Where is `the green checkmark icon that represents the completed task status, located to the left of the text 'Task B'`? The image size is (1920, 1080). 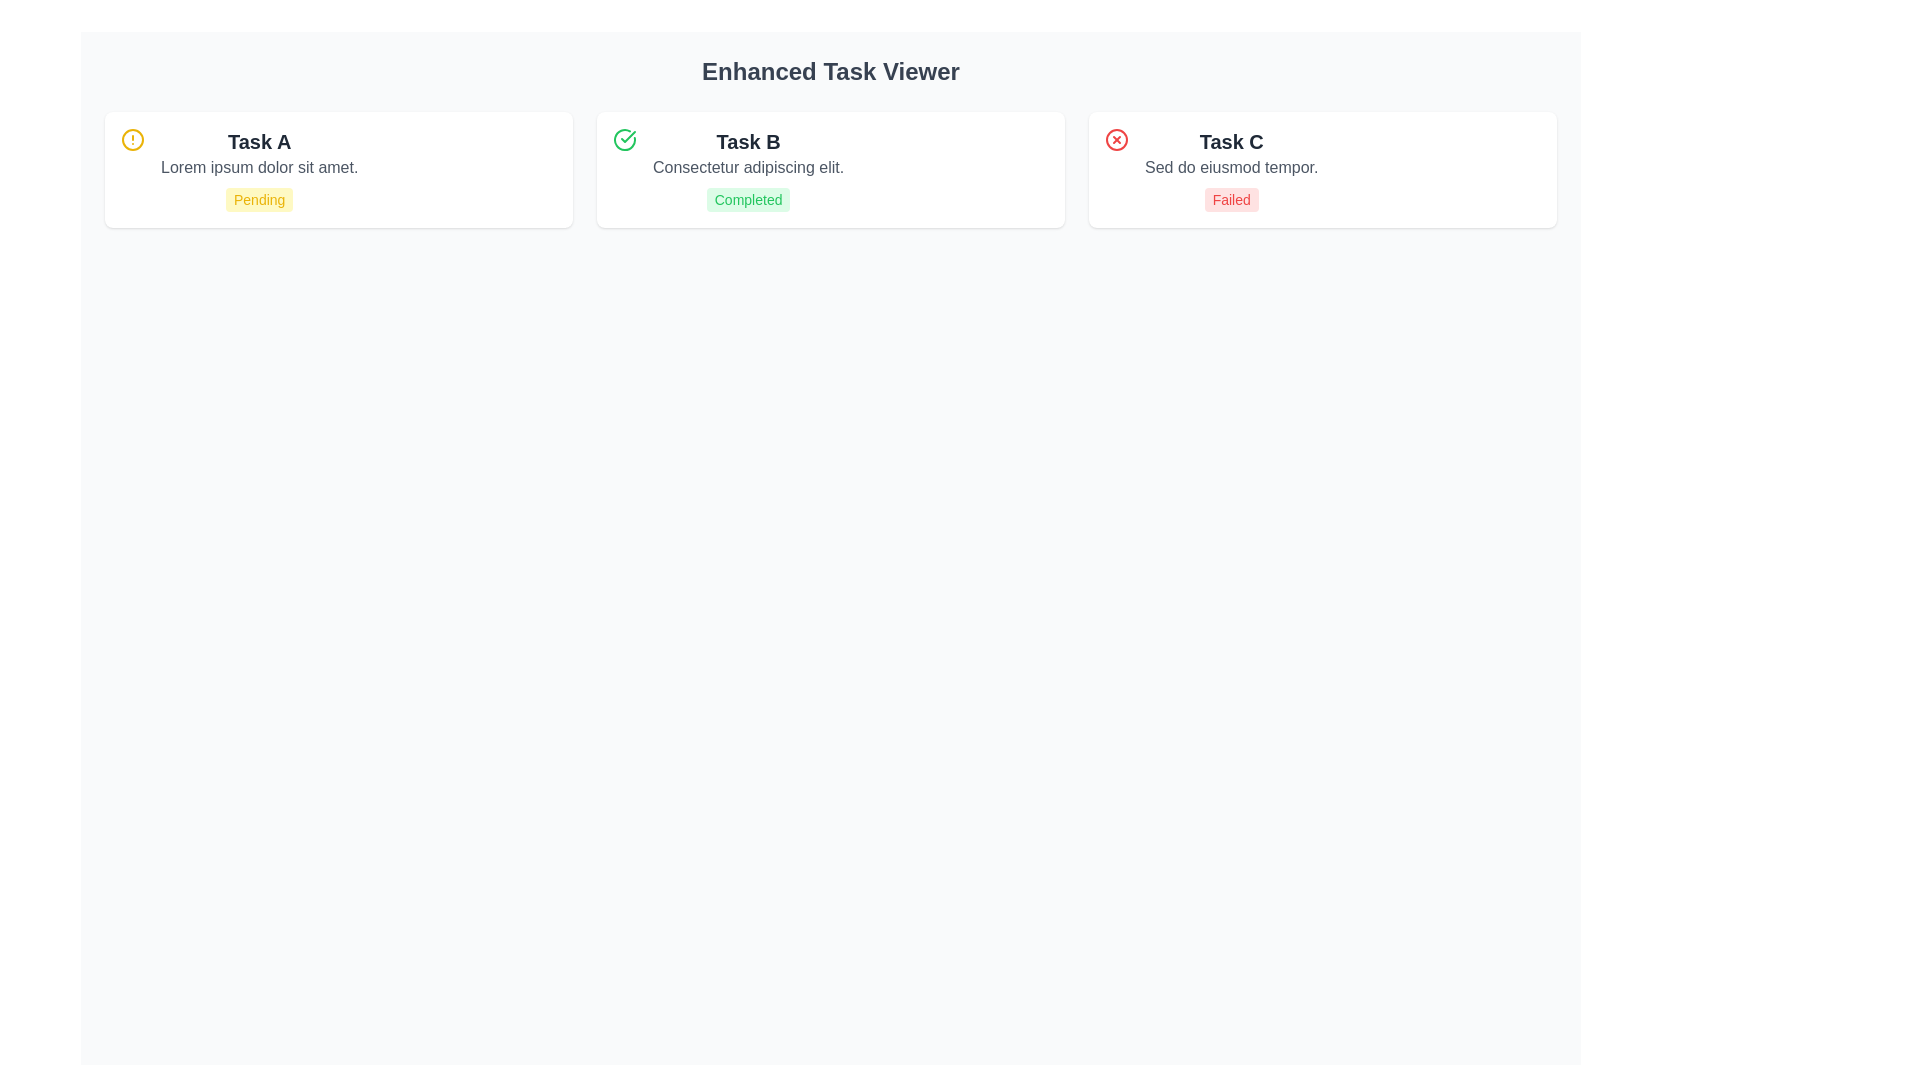 the green checkmark icon that represents the completed task status, located to the left of the text 'Task B' is located at coordinates (623, 138).